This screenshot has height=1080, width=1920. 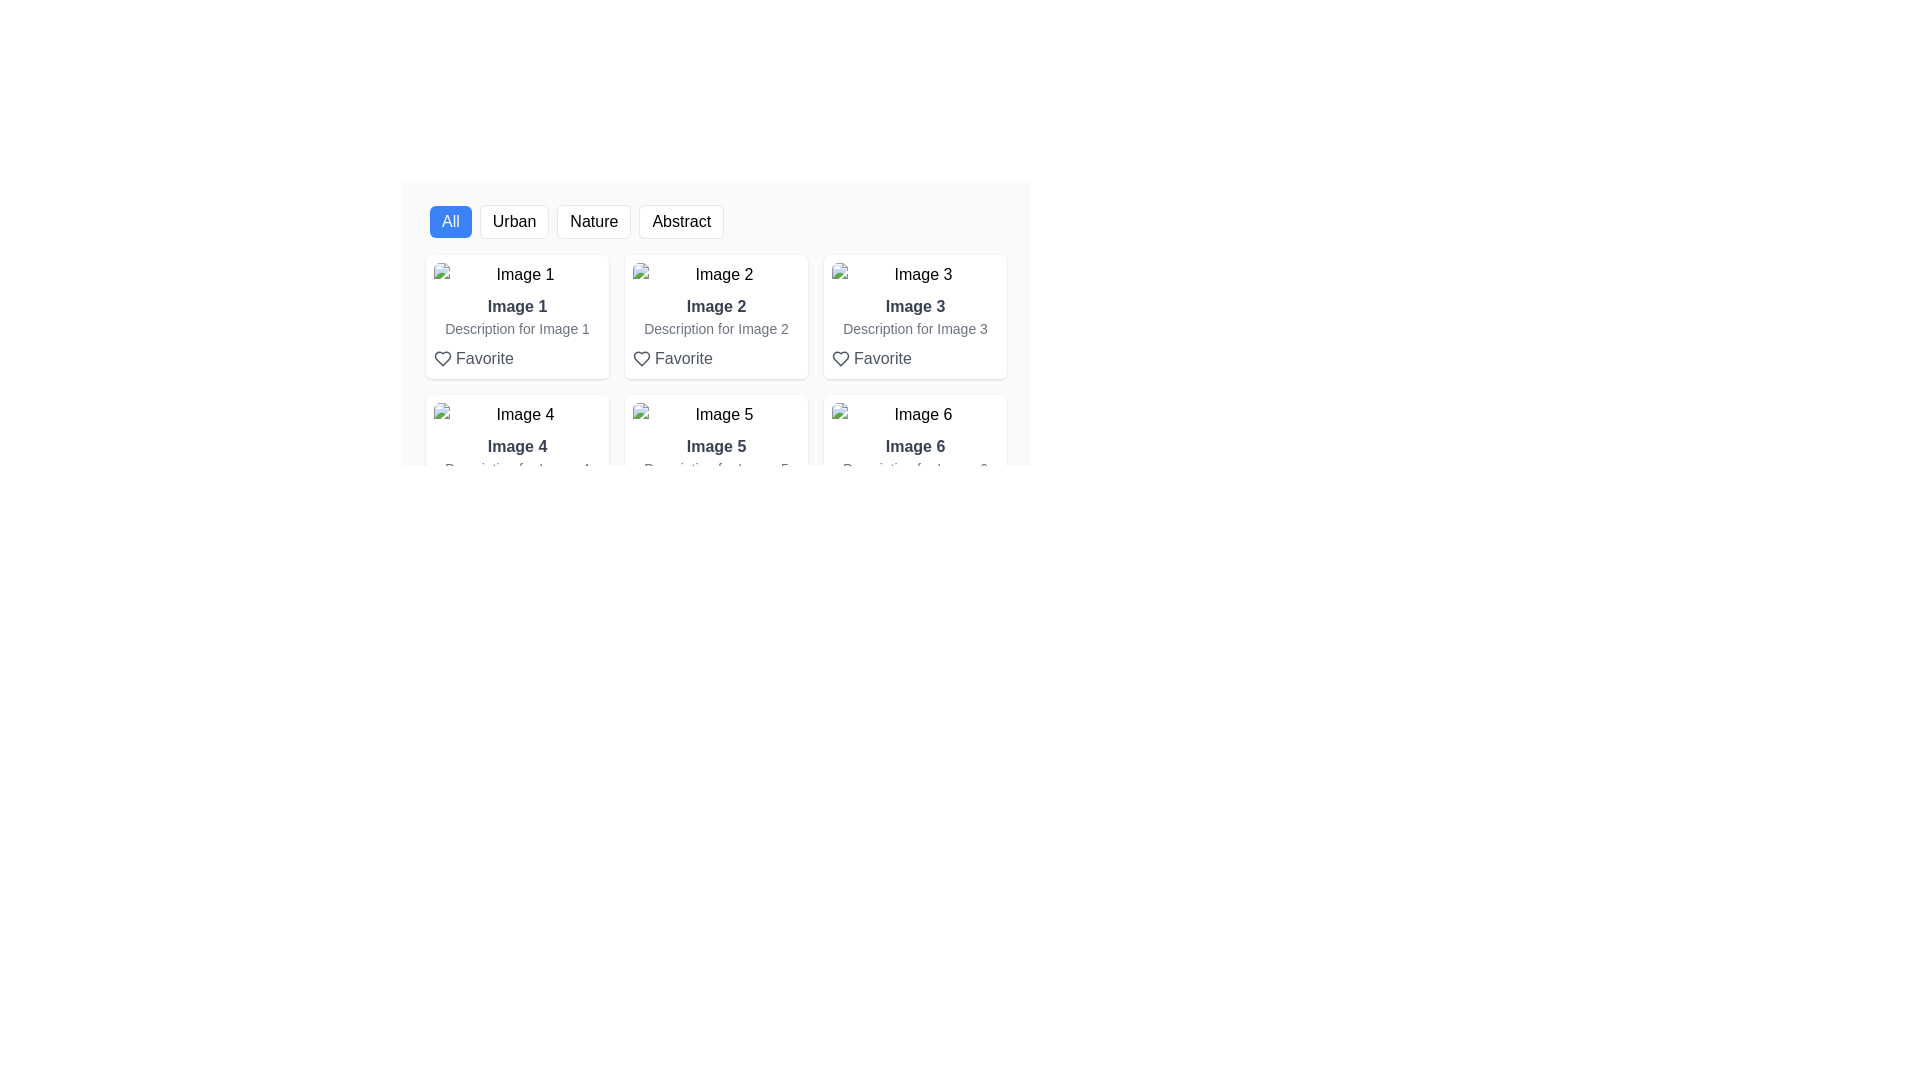 What do you see at coordinates (449, 222) in the screenshot?
I see `the blue button labeled 'All' with white text to apply the 'All' filter` at bounding box center [449, 222].